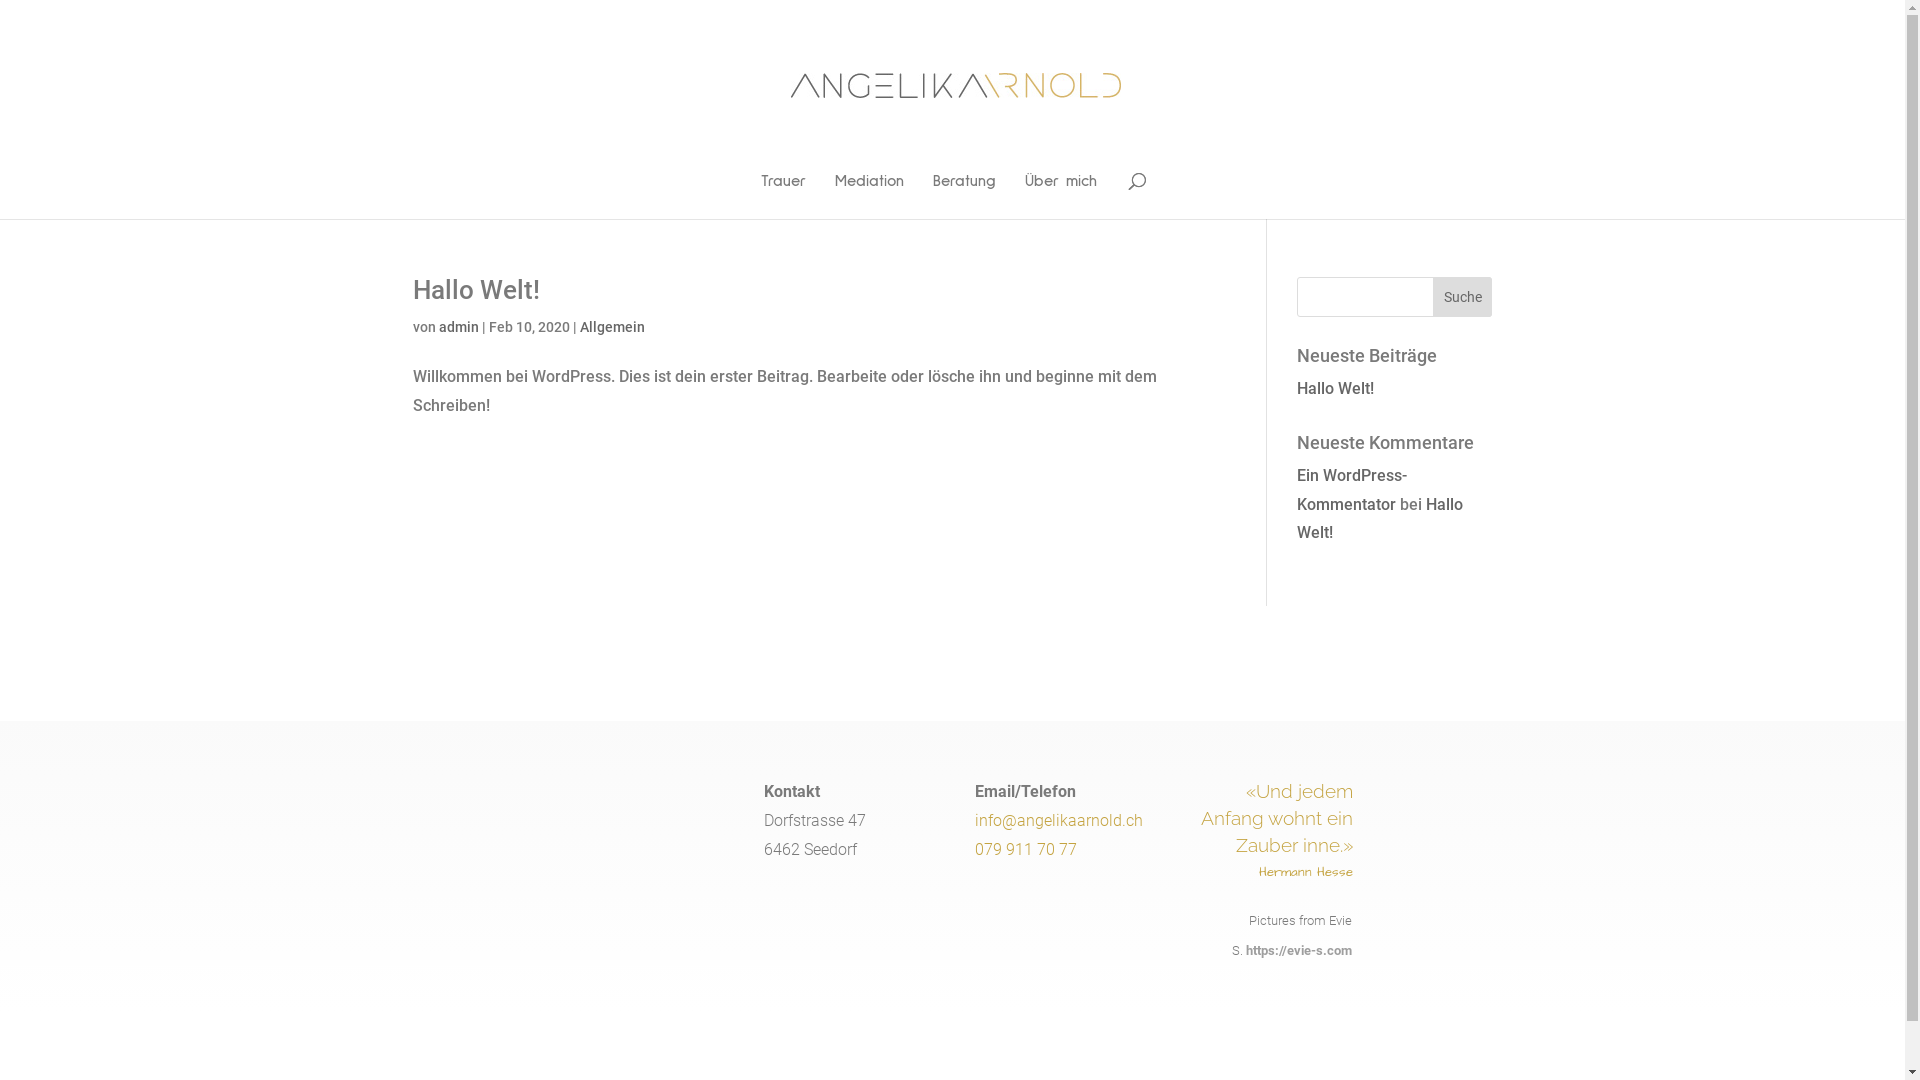 This screenshot has width=1920, height=1080. Describe the element at coordinates (456, 326) in the screenshot. I see `'admin'` at that location.